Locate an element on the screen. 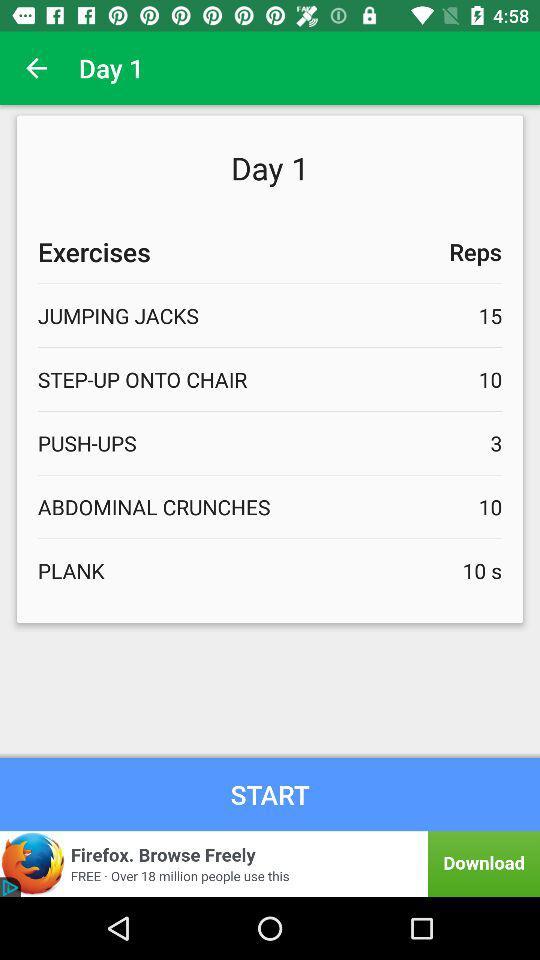 This screenshot has height=960, width=540. the field pushups 3 is located at coordinates (270, 443).